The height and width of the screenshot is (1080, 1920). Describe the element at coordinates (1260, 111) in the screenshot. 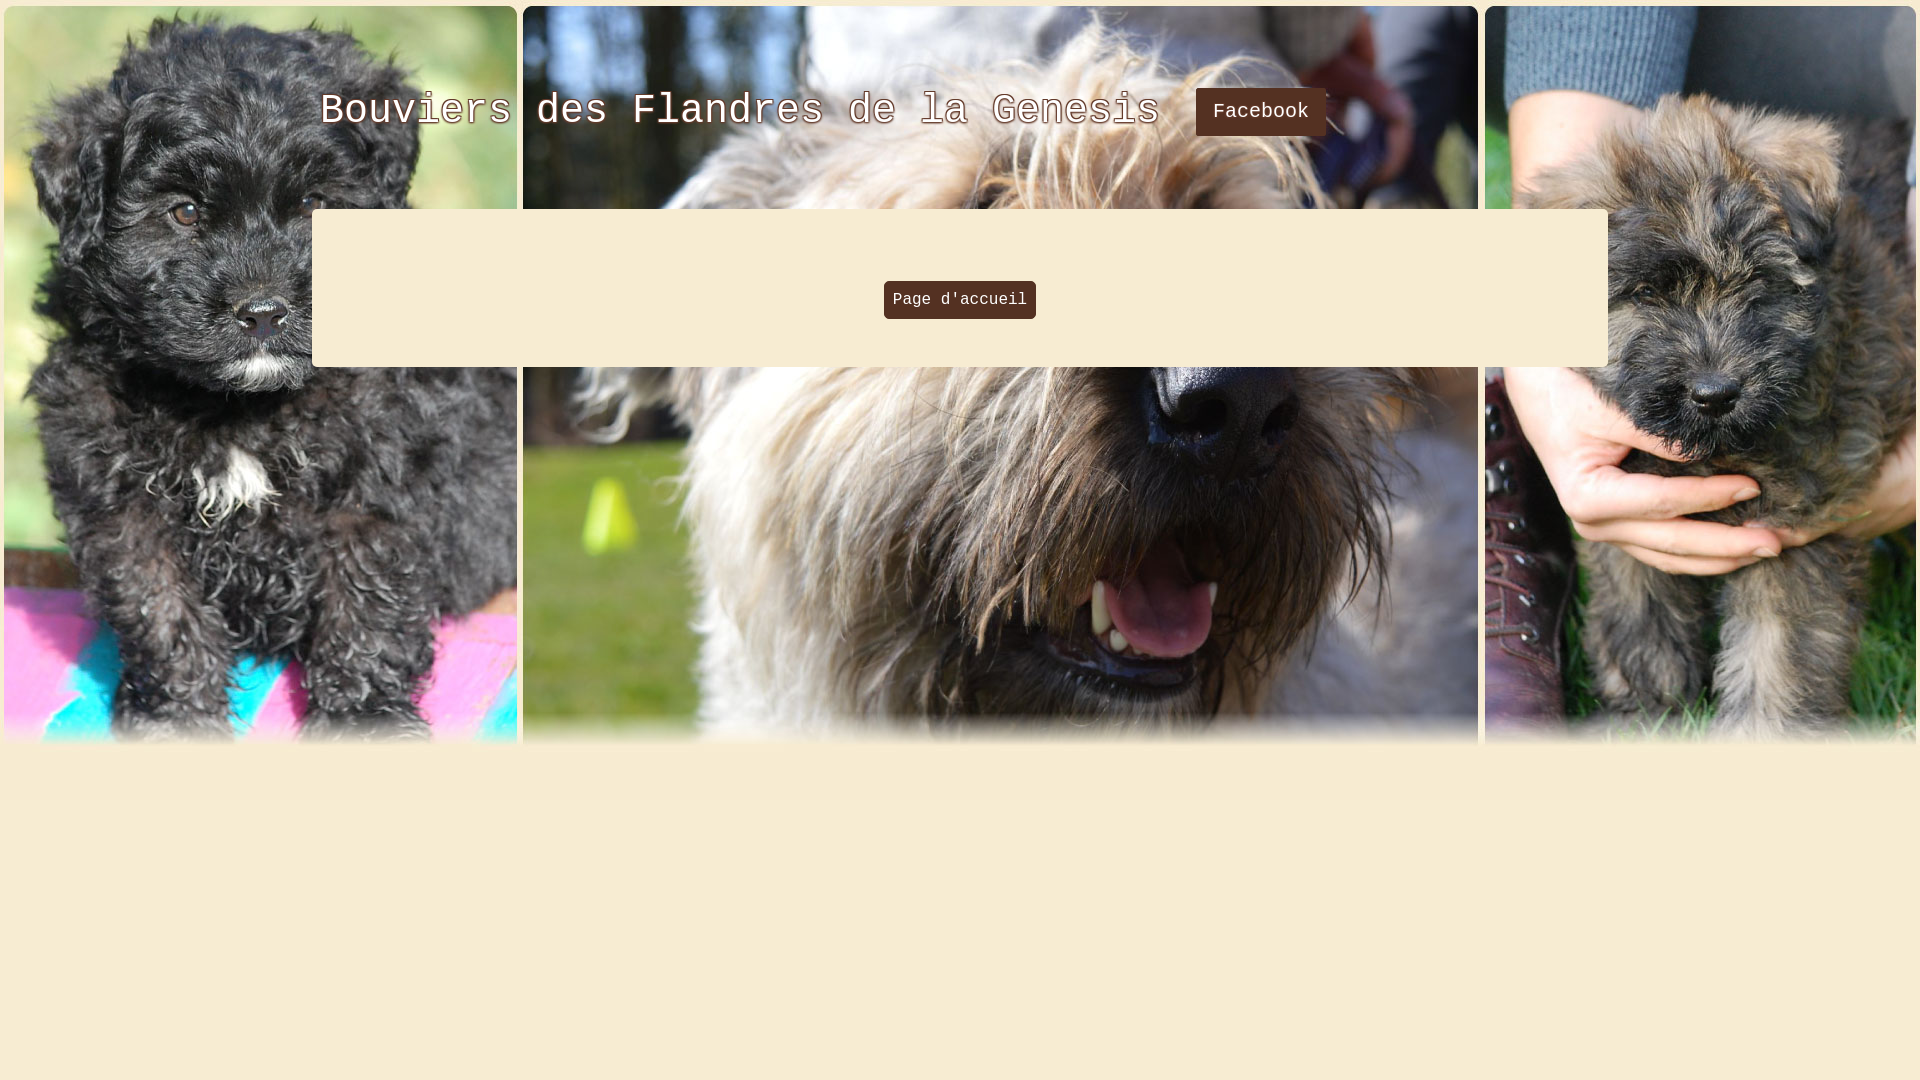

I see `'Facebook'` at that location.